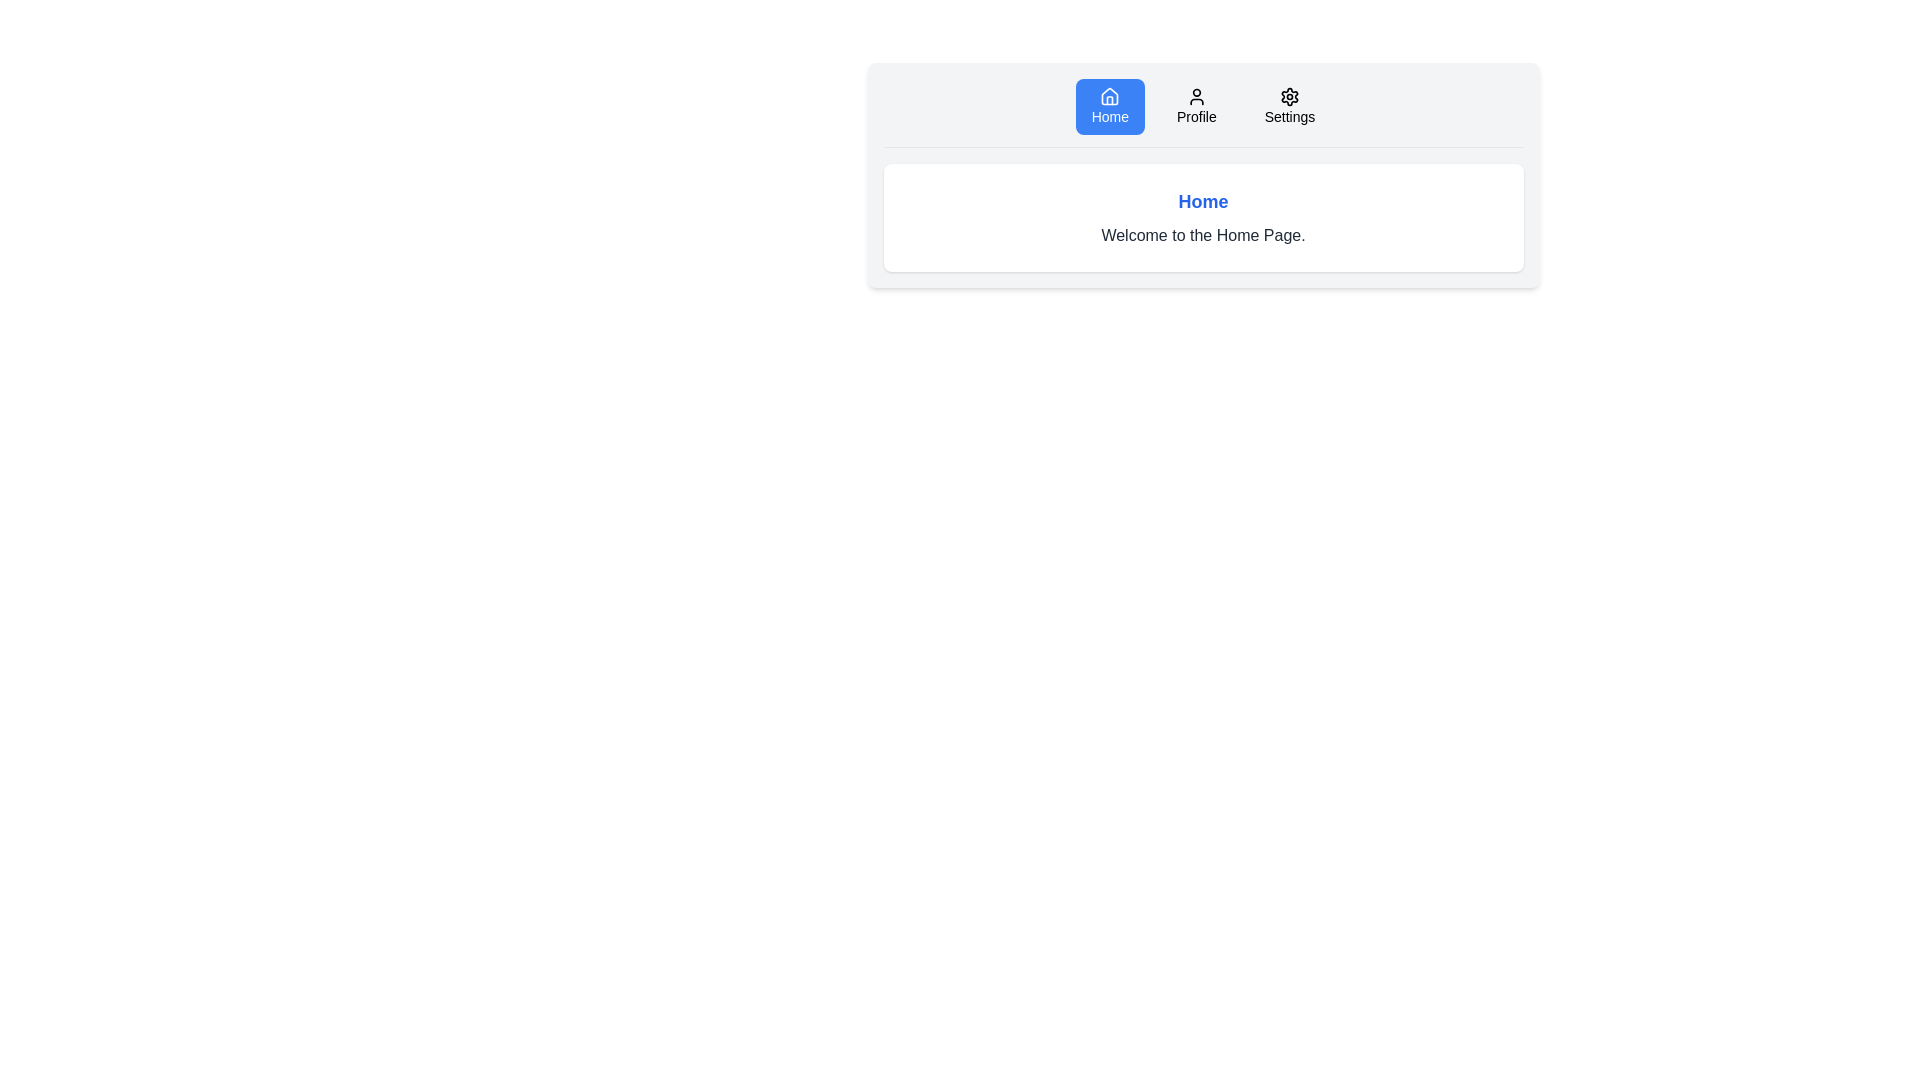 The height and width of the screenshot is (1080, 1920). Describe the element at coordinates (1290, 107) in the screenshot. I see `the tab labeled Settings to examine its appearance` at that location.